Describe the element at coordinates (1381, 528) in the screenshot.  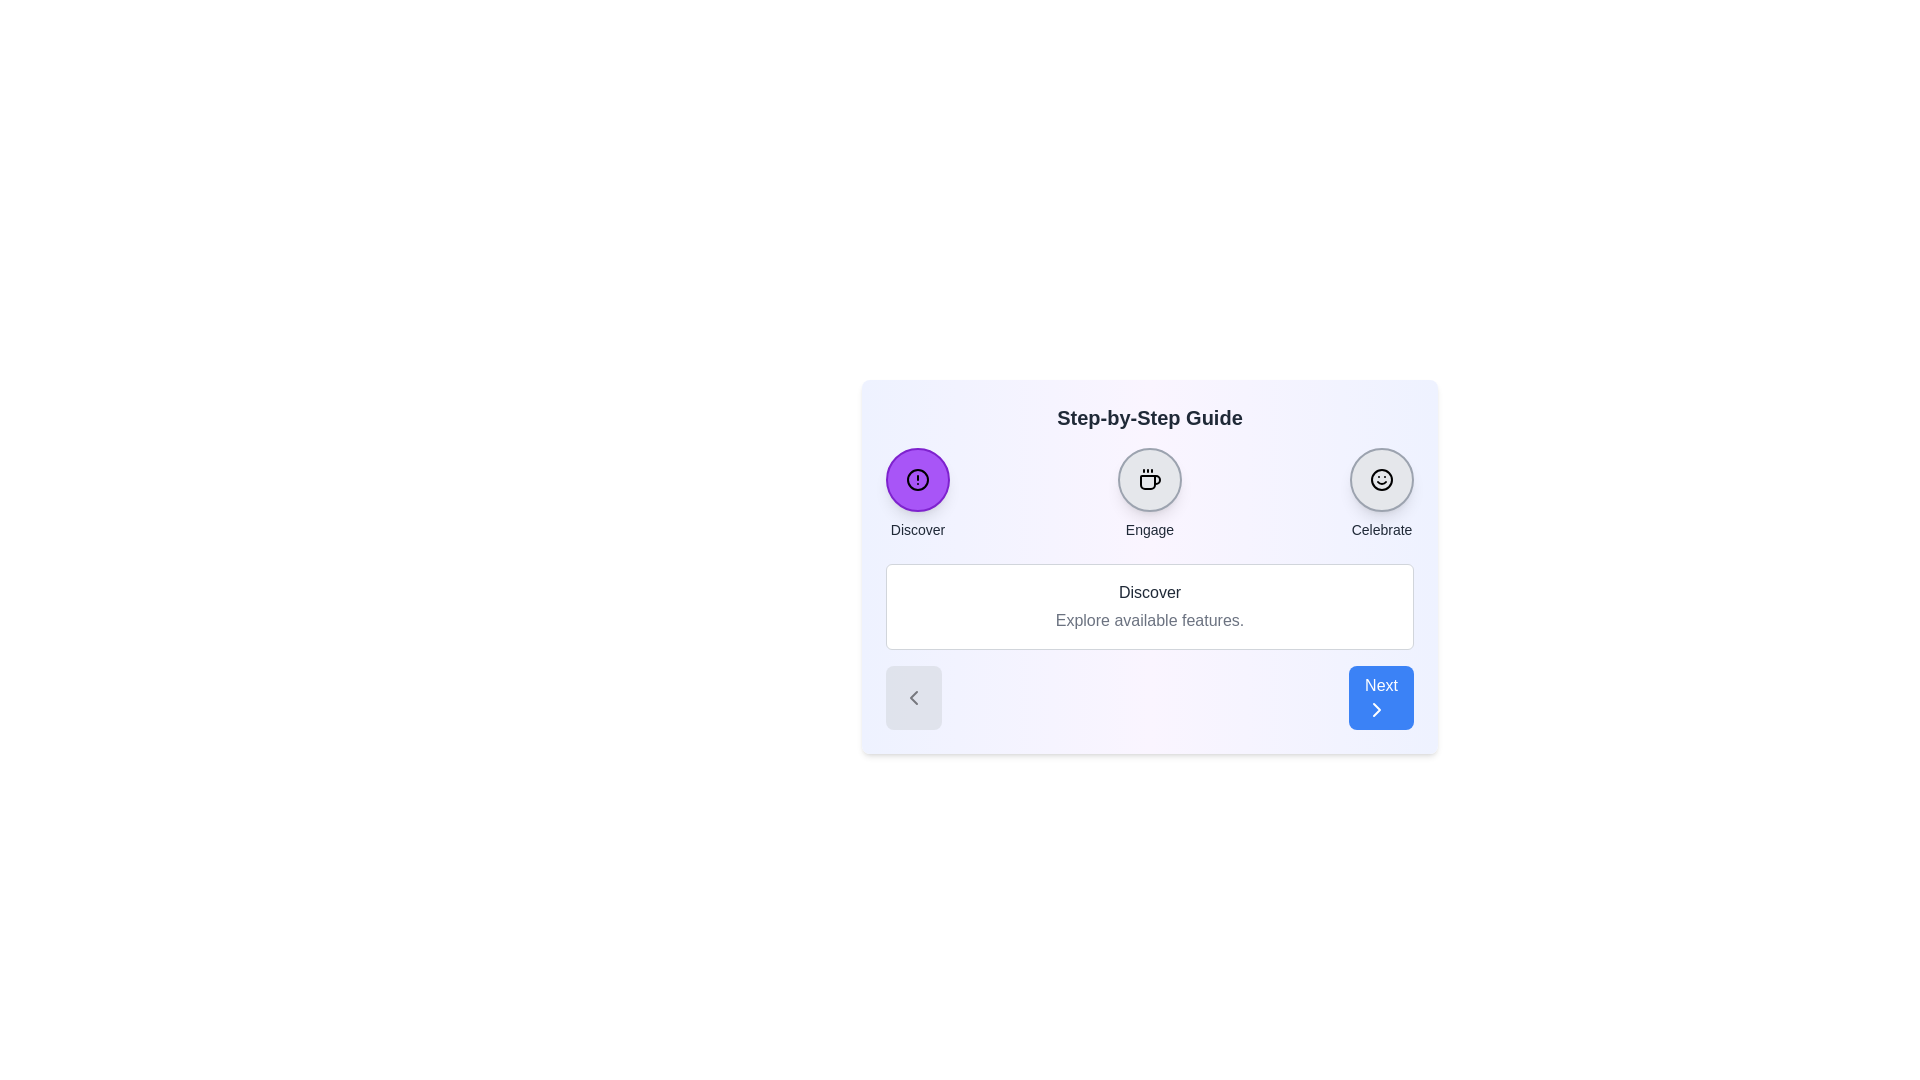
I see `the text label displaying 'Celebrate', which is styled in dark gray and located below a circular smiley face icon in the interface` at that location.